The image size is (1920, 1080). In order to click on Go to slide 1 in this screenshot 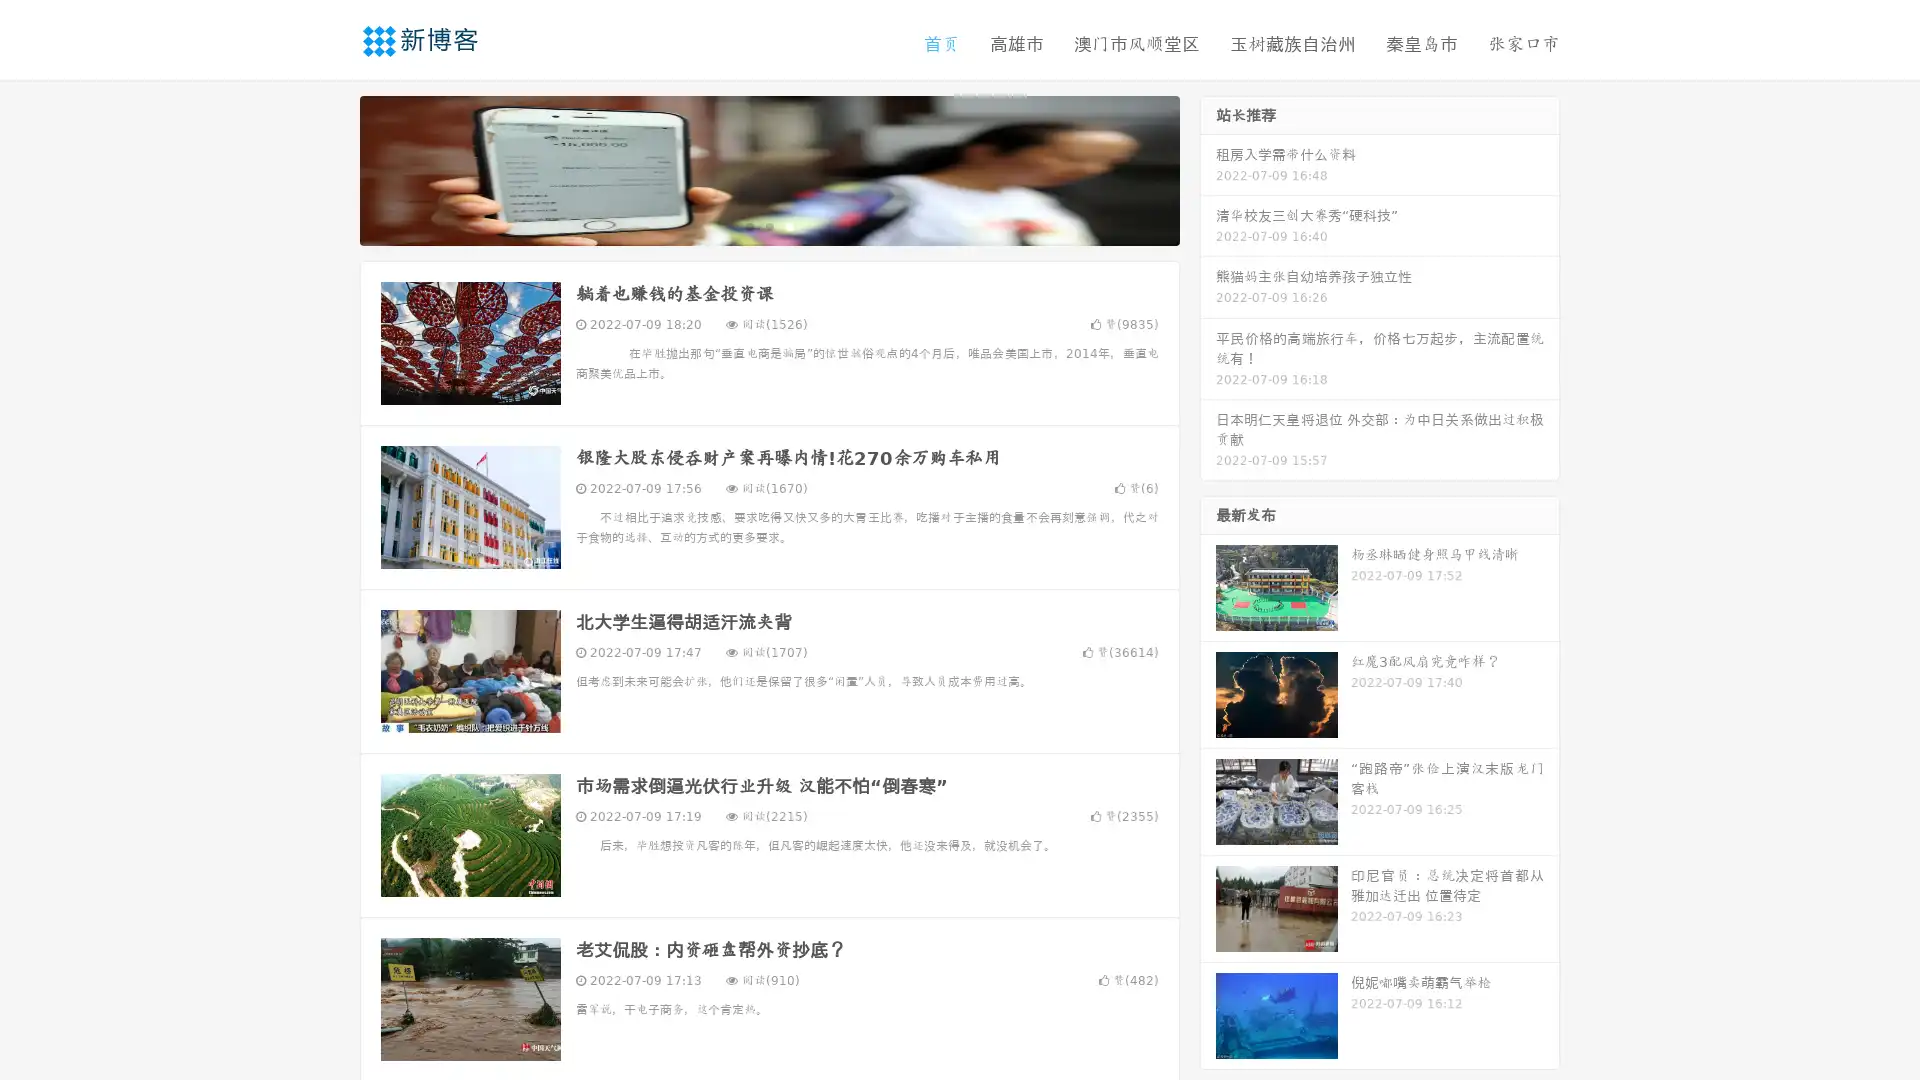, I will do `click(748, 225)`.